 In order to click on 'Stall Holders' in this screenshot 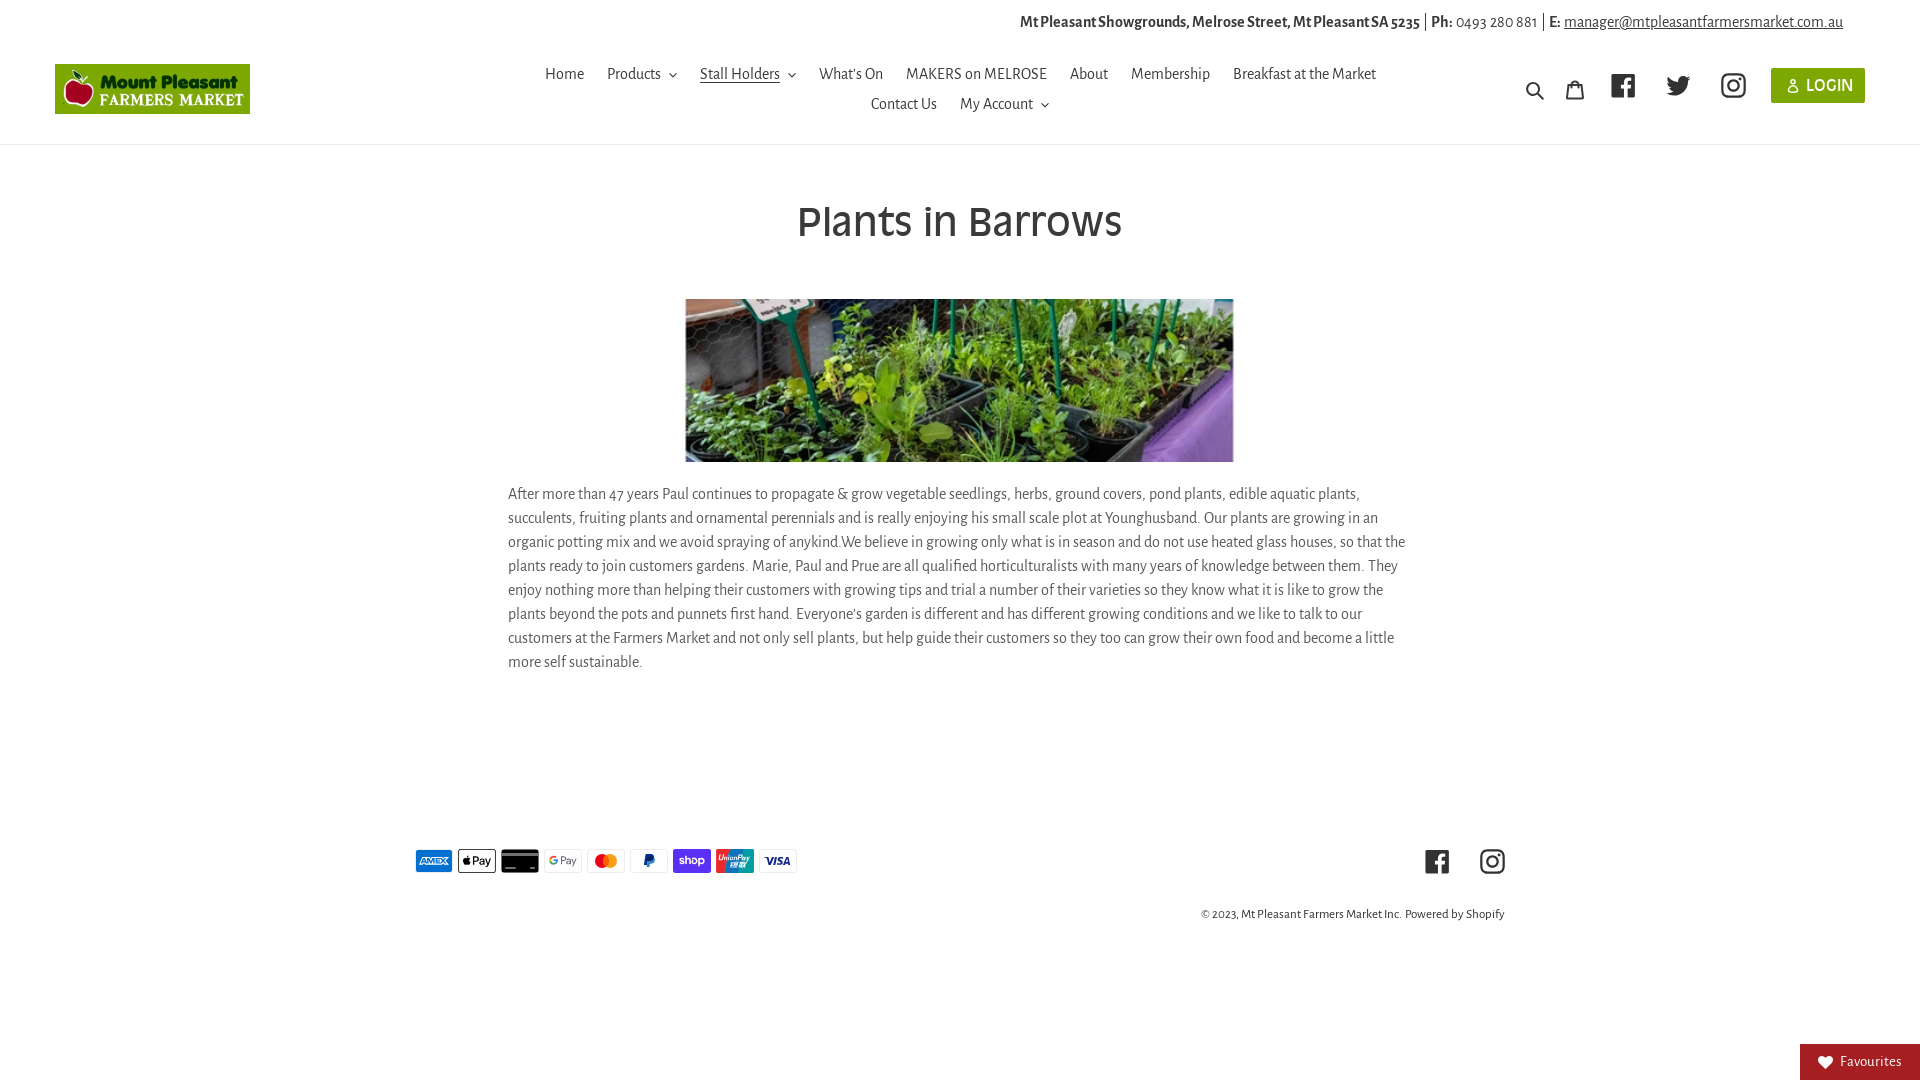, I will do `click(747, 72)`.